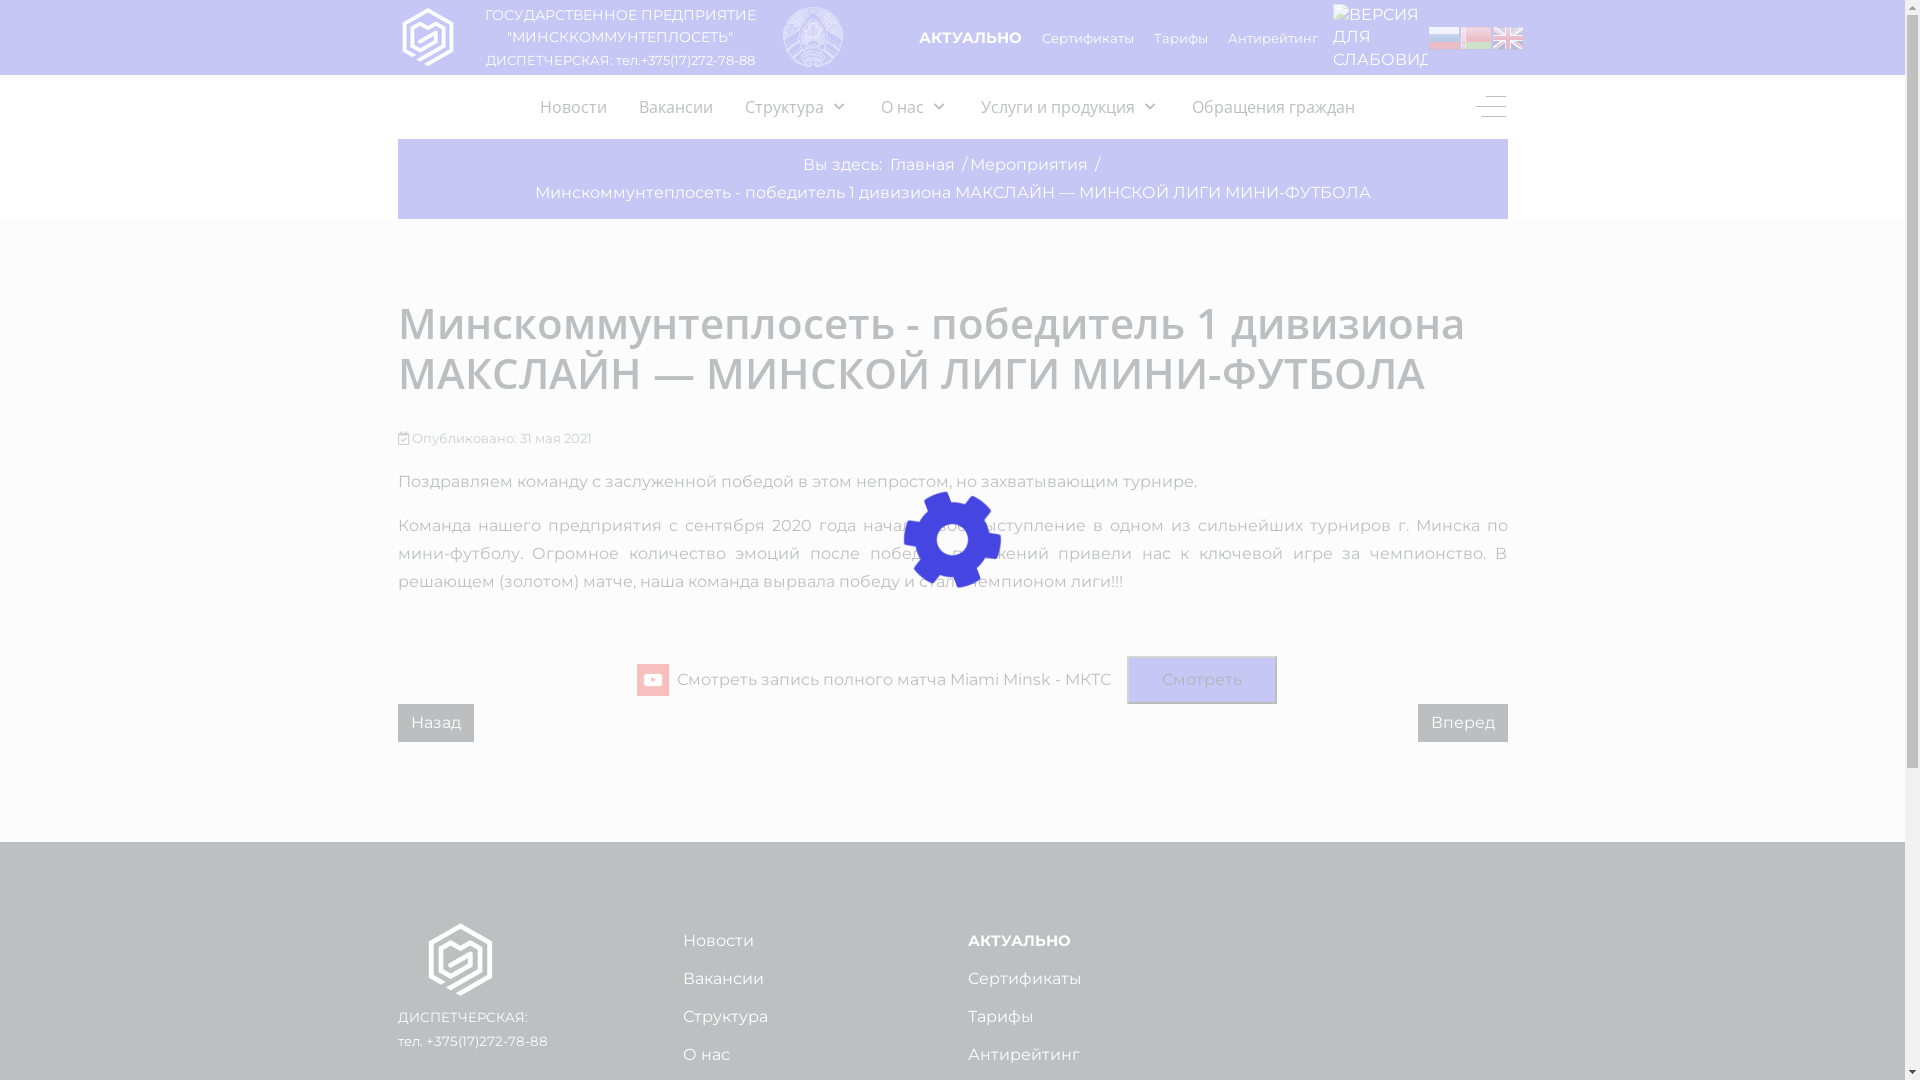 The width and height of the screenshot is (1920, 1080). Describe the element at coordinates (1476, 36) in the screenshot. I see `'Belarusian'` at that location.